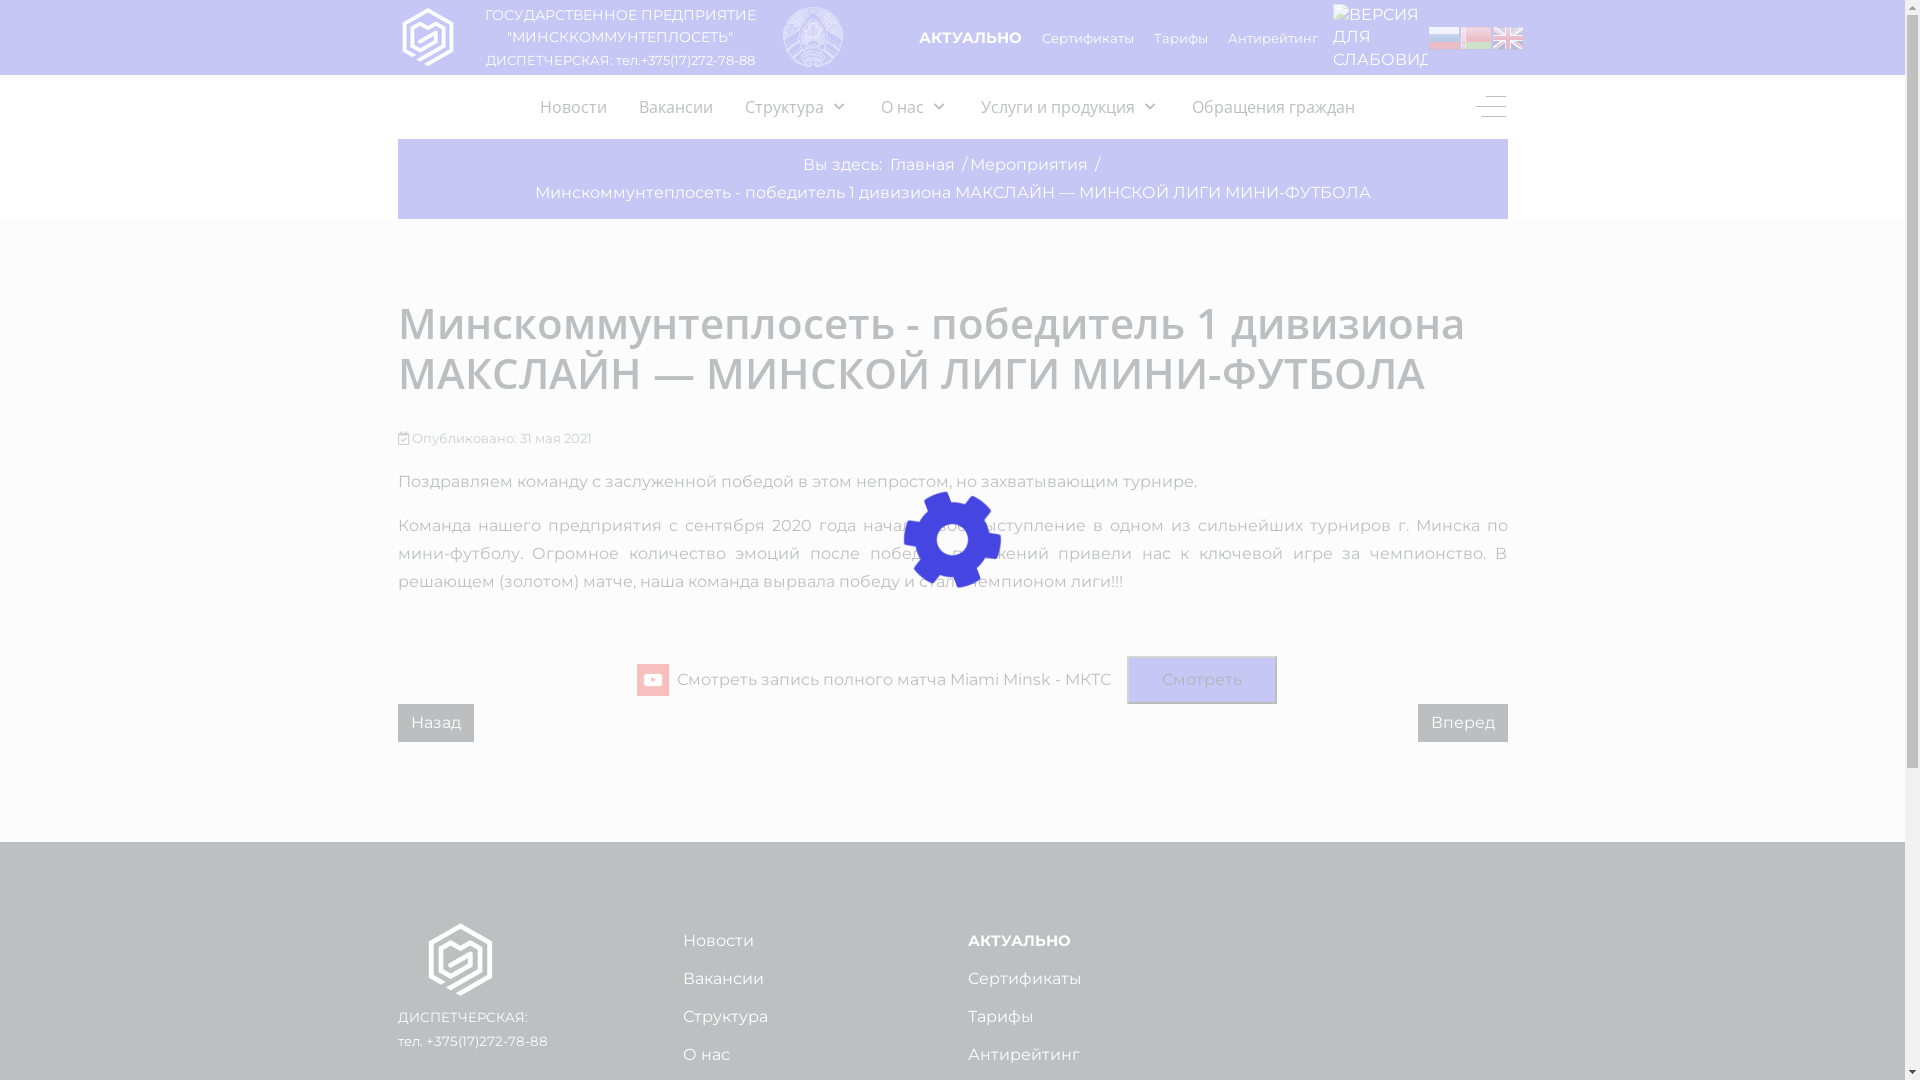 The width and height of the screenshot is (1920, 1080). Describe the element at coordinates (1476, 36) in the screenshot. I see `'Belarusian'` at that location.